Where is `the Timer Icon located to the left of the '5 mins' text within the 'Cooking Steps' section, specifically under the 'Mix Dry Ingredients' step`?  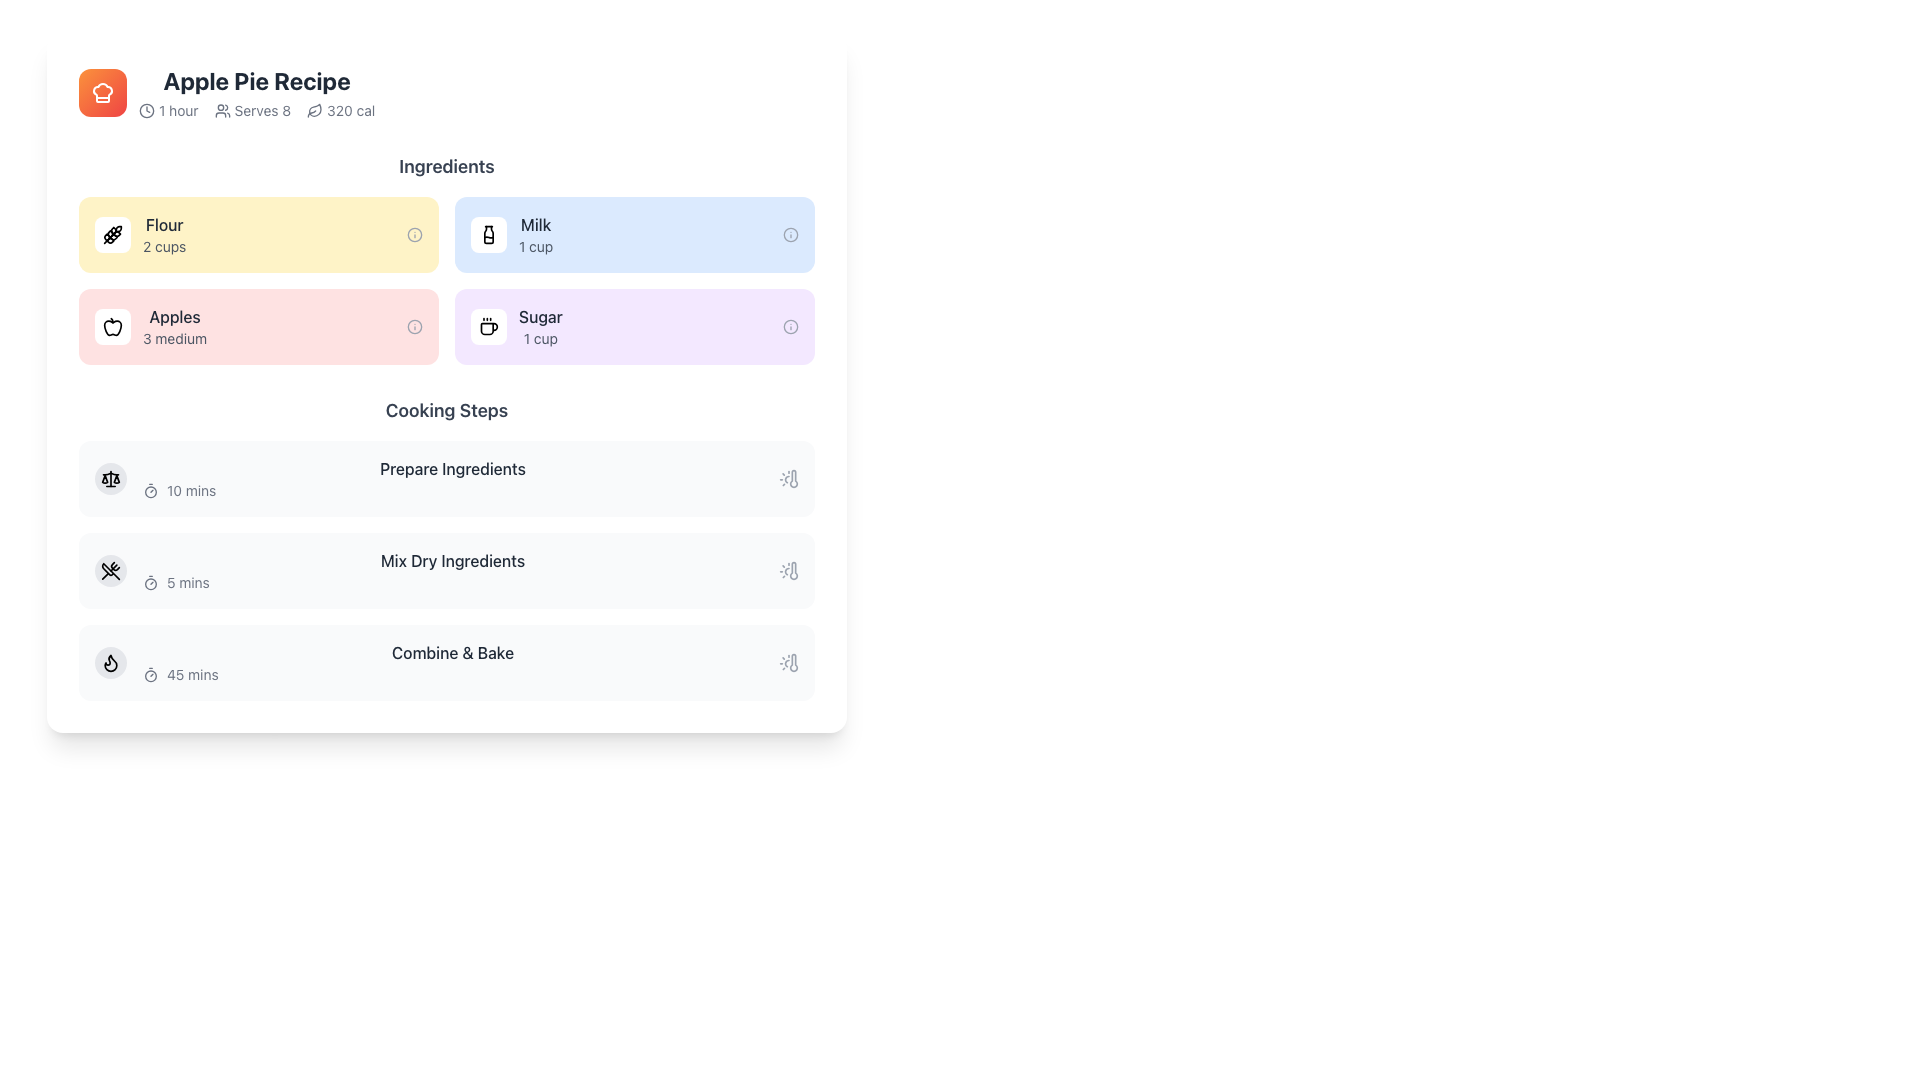 the Timer Icon located to the left of the '5 mins' text within the 'Cooking Steps' section, specifically under the 'Mix Dry Ingredients' step is located at coordinates (149, 582).